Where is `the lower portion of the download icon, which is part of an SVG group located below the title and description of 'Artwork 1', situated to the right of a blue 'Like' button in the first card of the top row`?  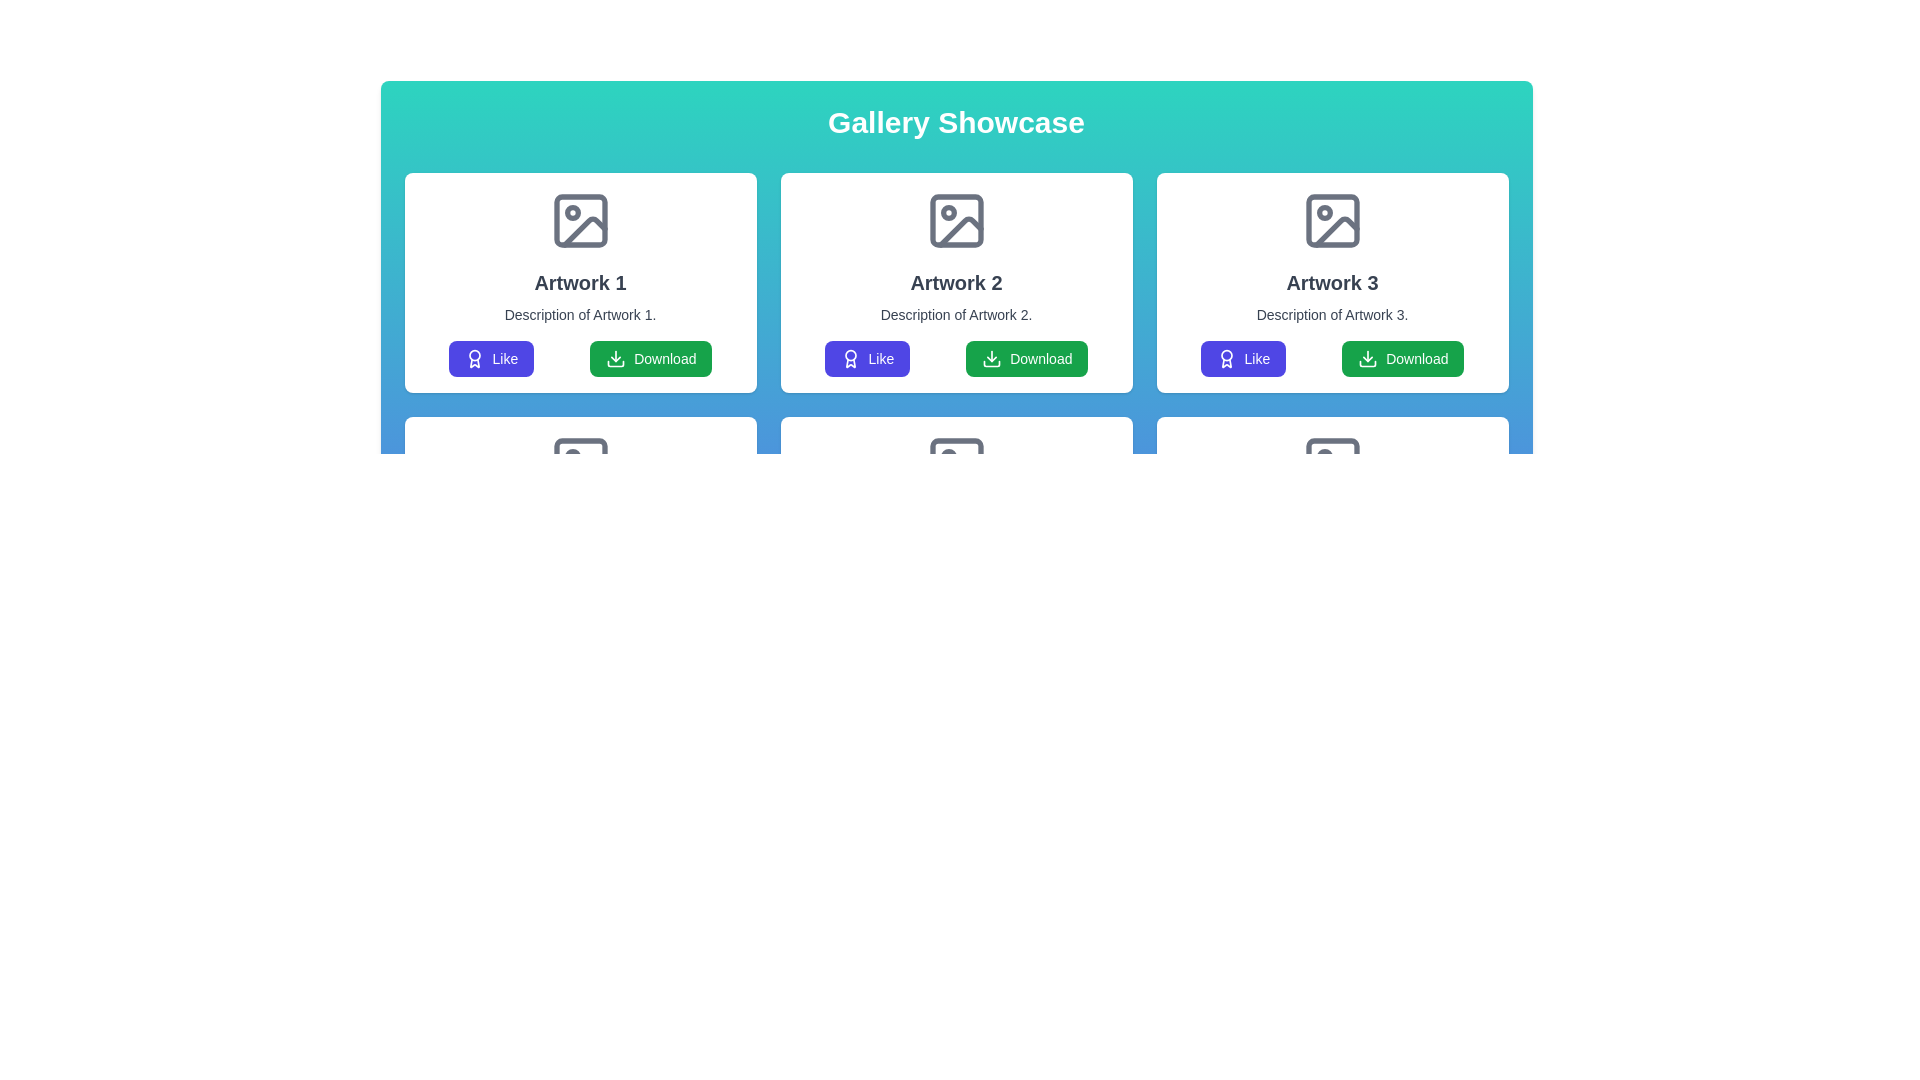 the lower portion of the download icon, which is part of an SVG group located below the title and description of 'Artwork 1', situated to the right of a blue 'Like' button in the first card of the top row is located at coordinates (615, 363).